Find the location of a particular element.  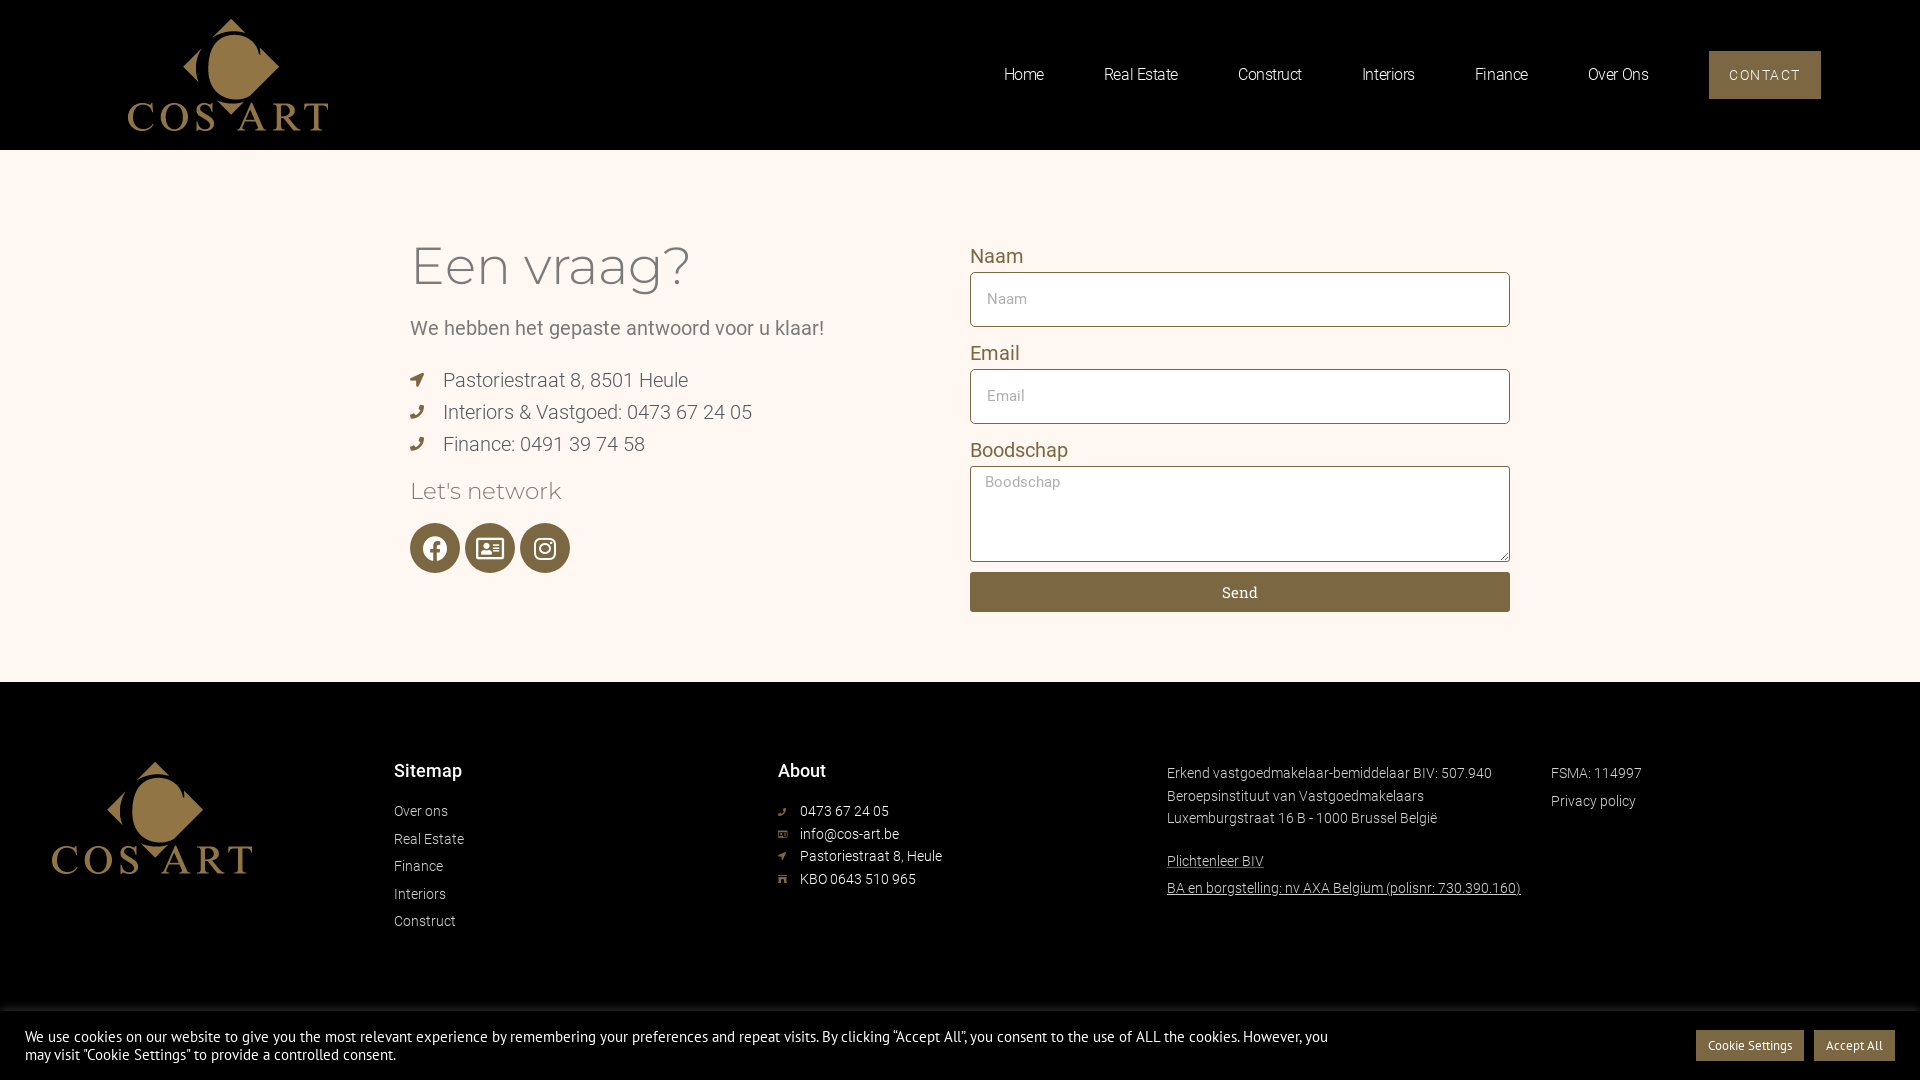

'Finance' is located at coordinates (1501, 73).